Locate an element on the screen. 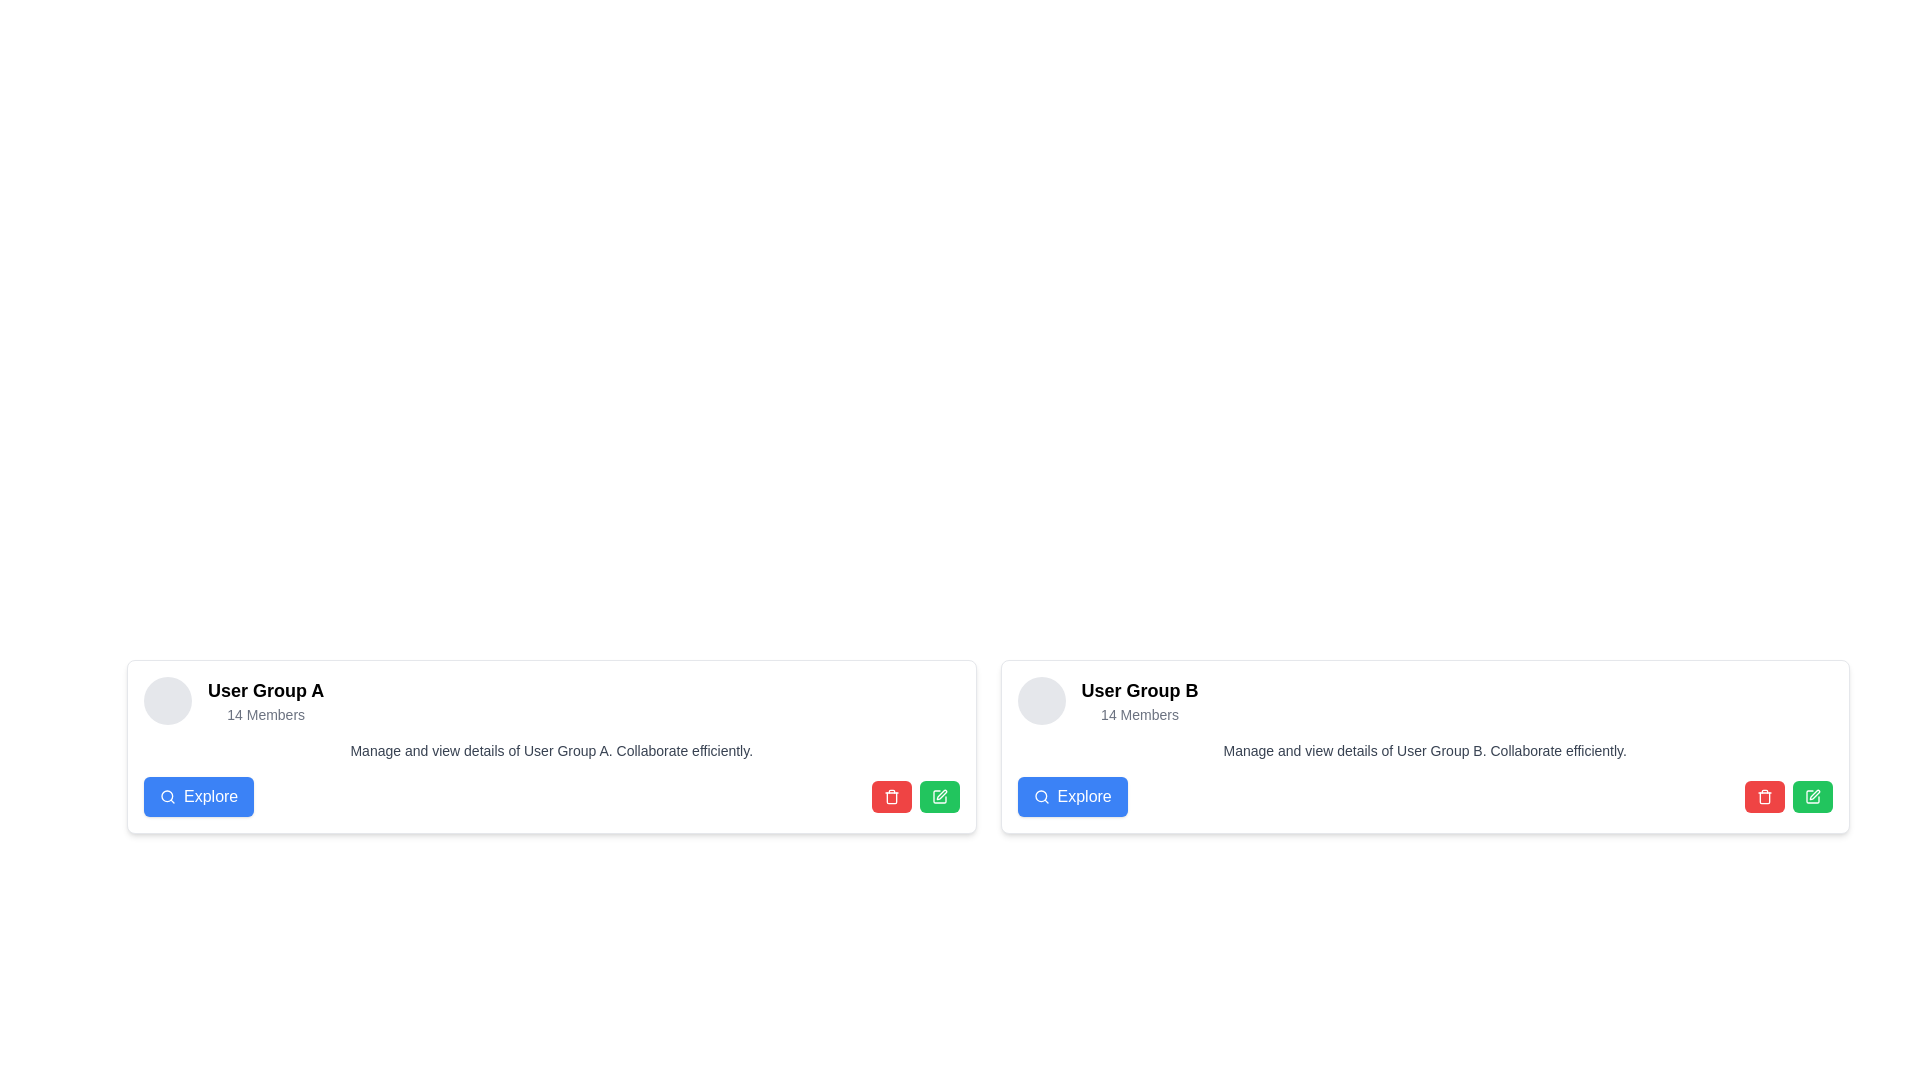  the middle component of the trash bin icon located in the bottom-right corner of the card for 'User Group A' is located at coordinates (890, 797).